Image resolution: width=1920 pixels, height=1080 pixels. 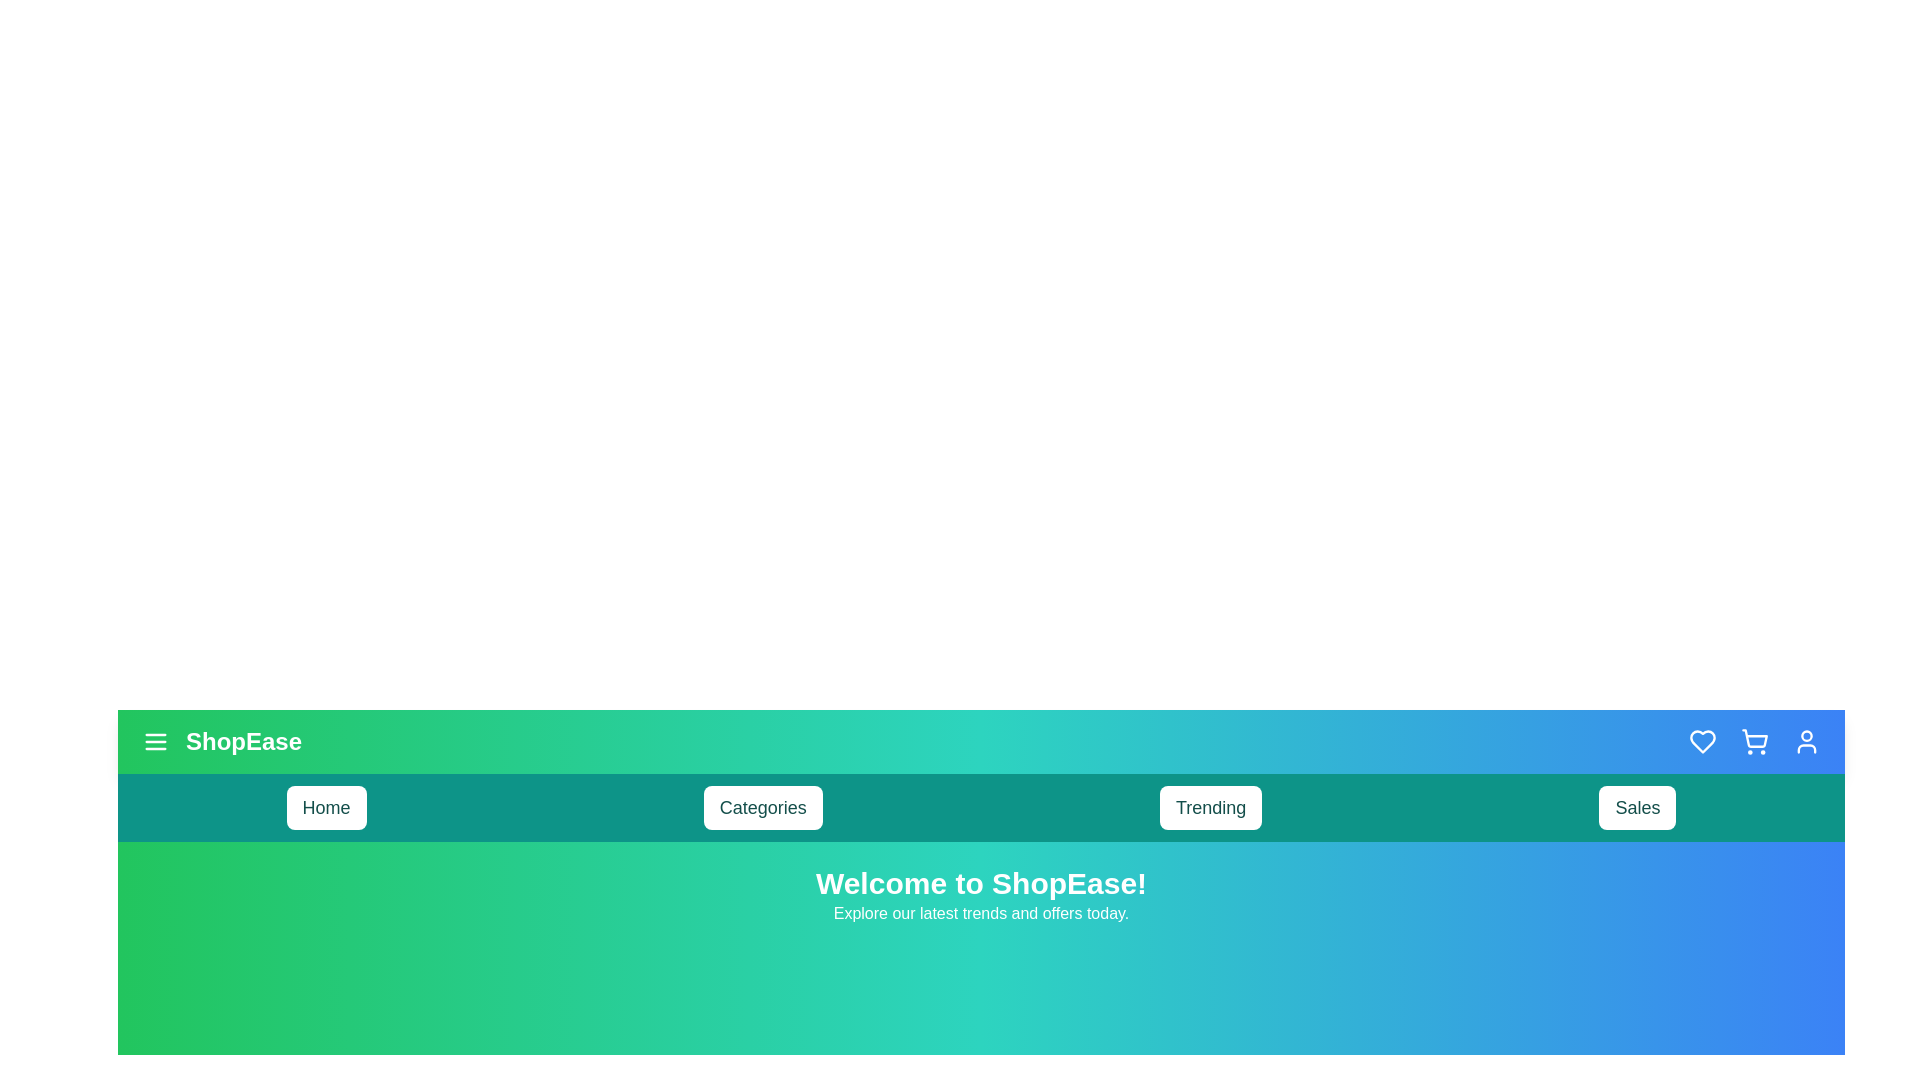 I want to click on the navigation item Categories, so click(x=762, y=806).